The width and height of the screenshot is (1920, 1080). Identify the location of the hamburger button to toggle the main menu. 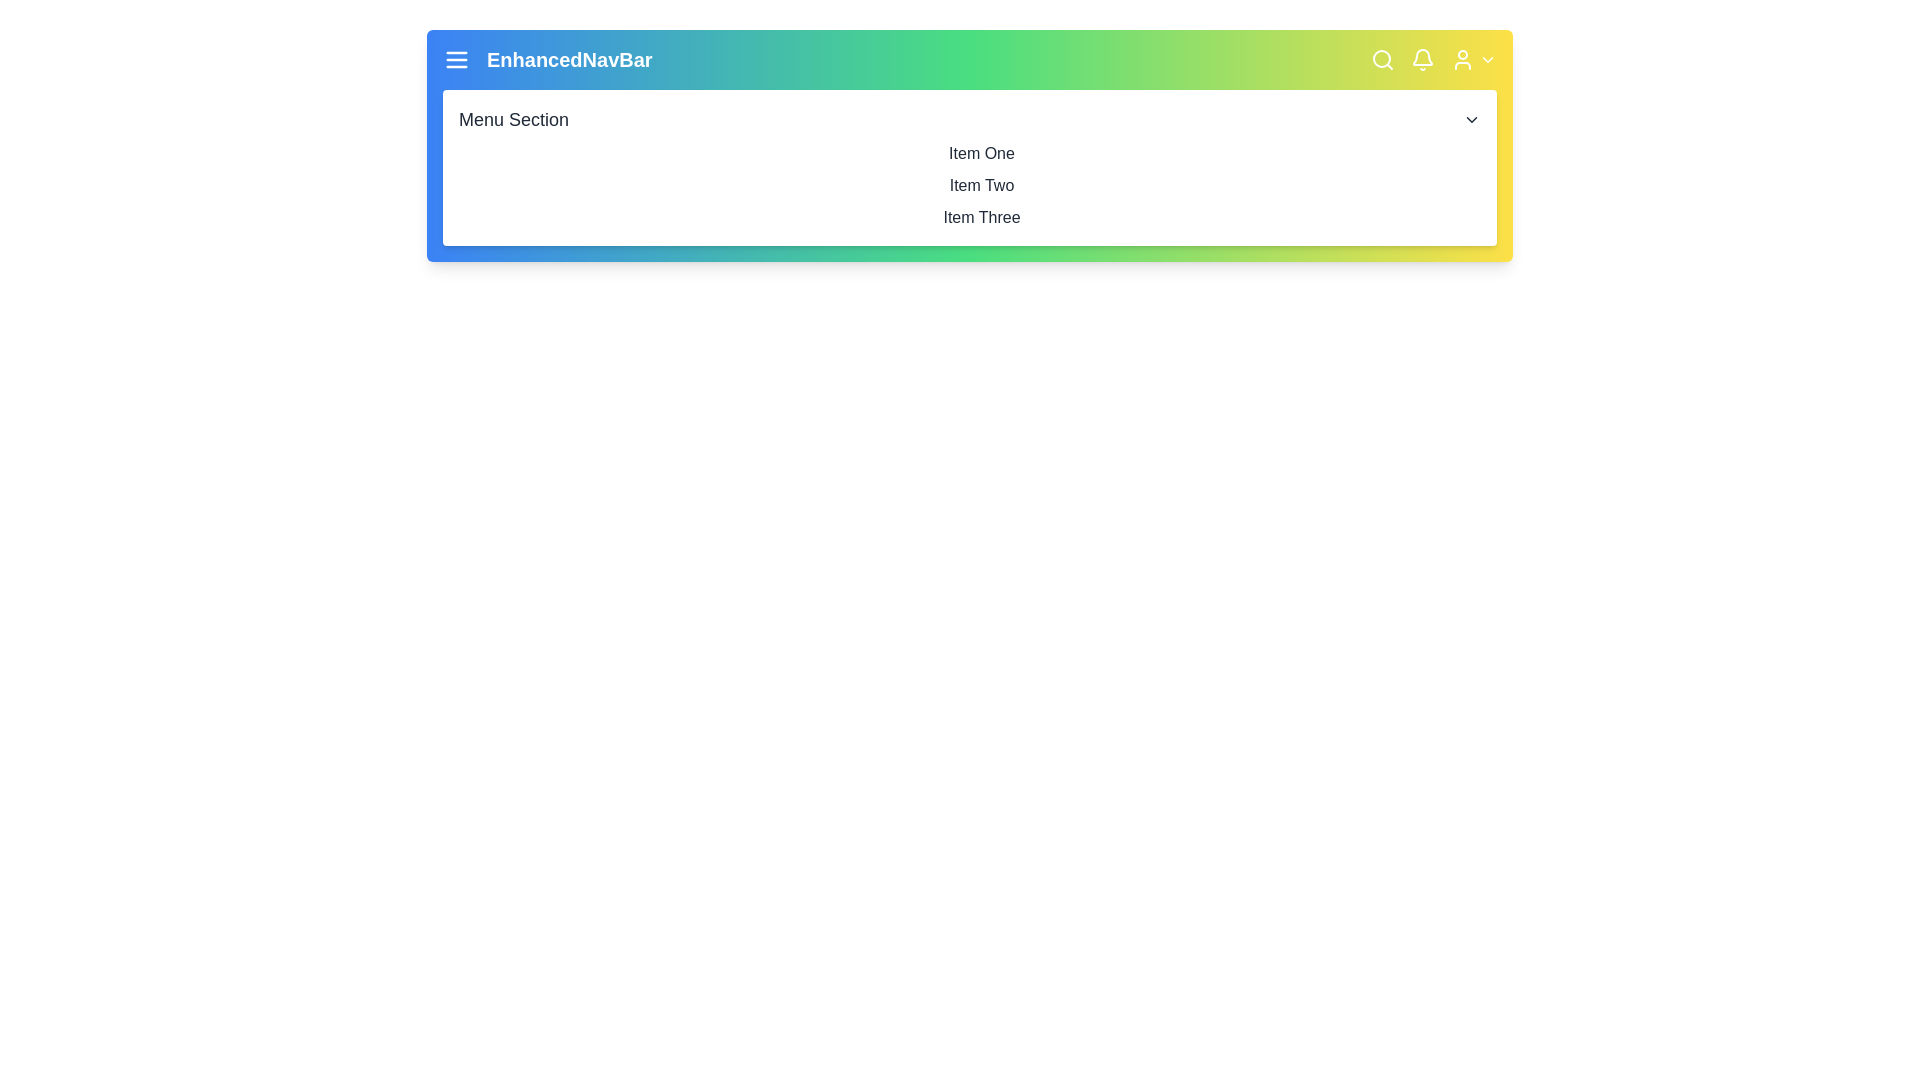
(455, 59).